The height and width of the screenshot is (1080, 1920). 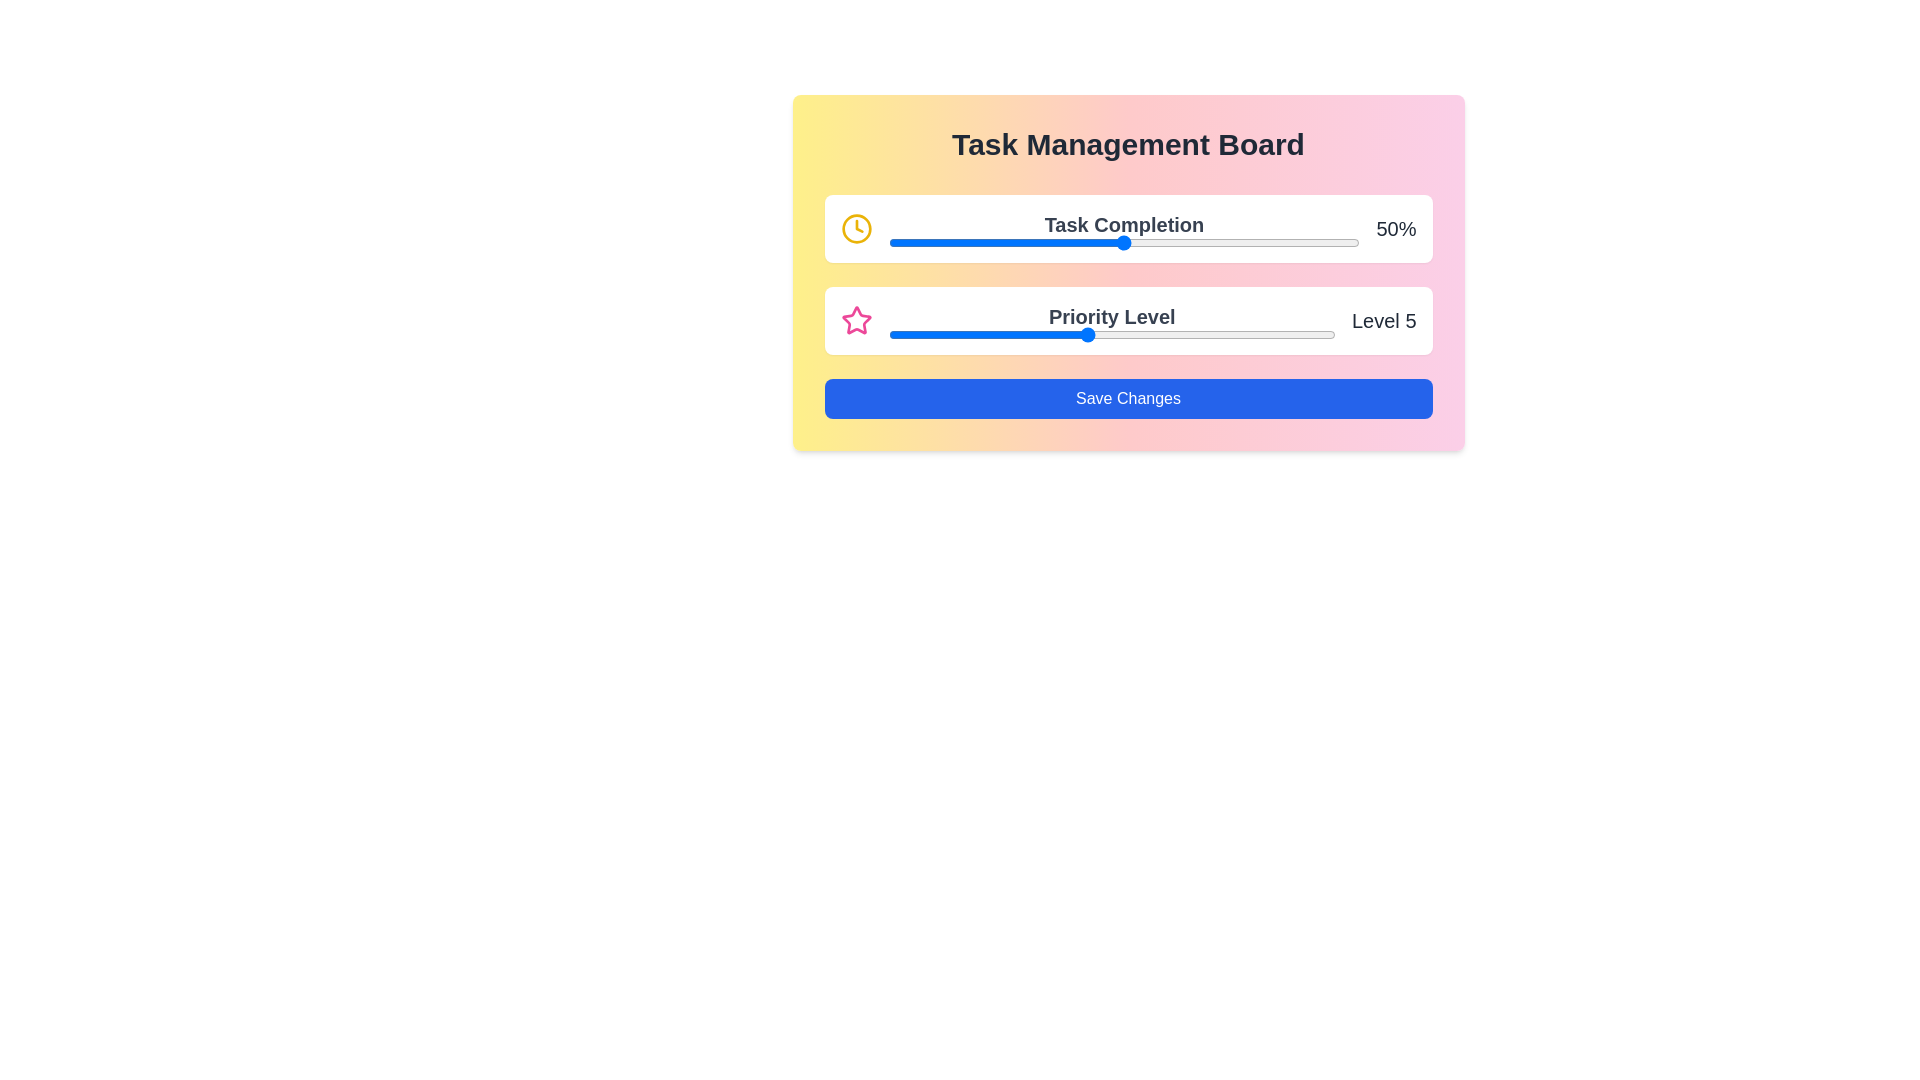 What do you see at coordinates (1124, 227) in the screenshot?
I see `the progress bar of the 'Task Completion' element` at bounding box center [1124, 227].